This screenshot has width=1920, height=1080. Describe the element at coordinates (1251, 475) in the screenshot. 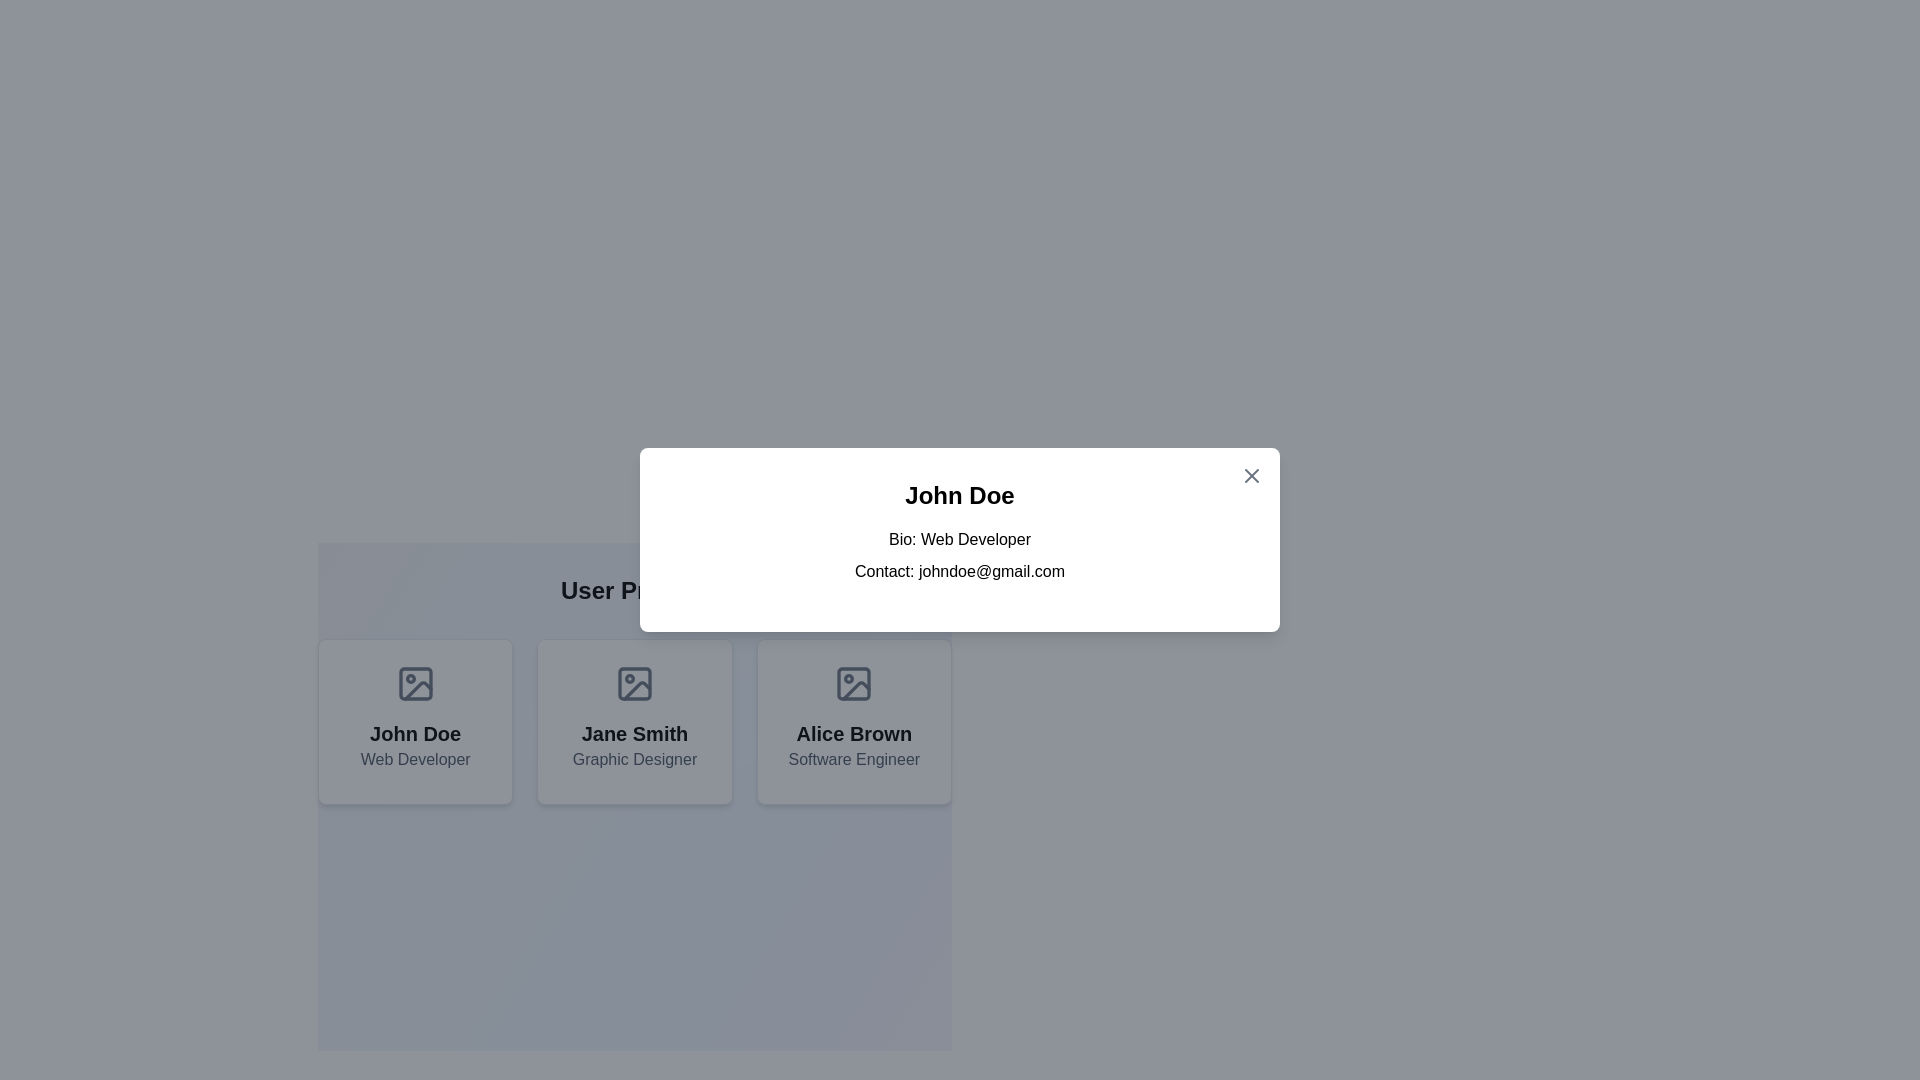

I see `the 'X' shaped close button located at the top-right corner of the modal dialog` at that location.